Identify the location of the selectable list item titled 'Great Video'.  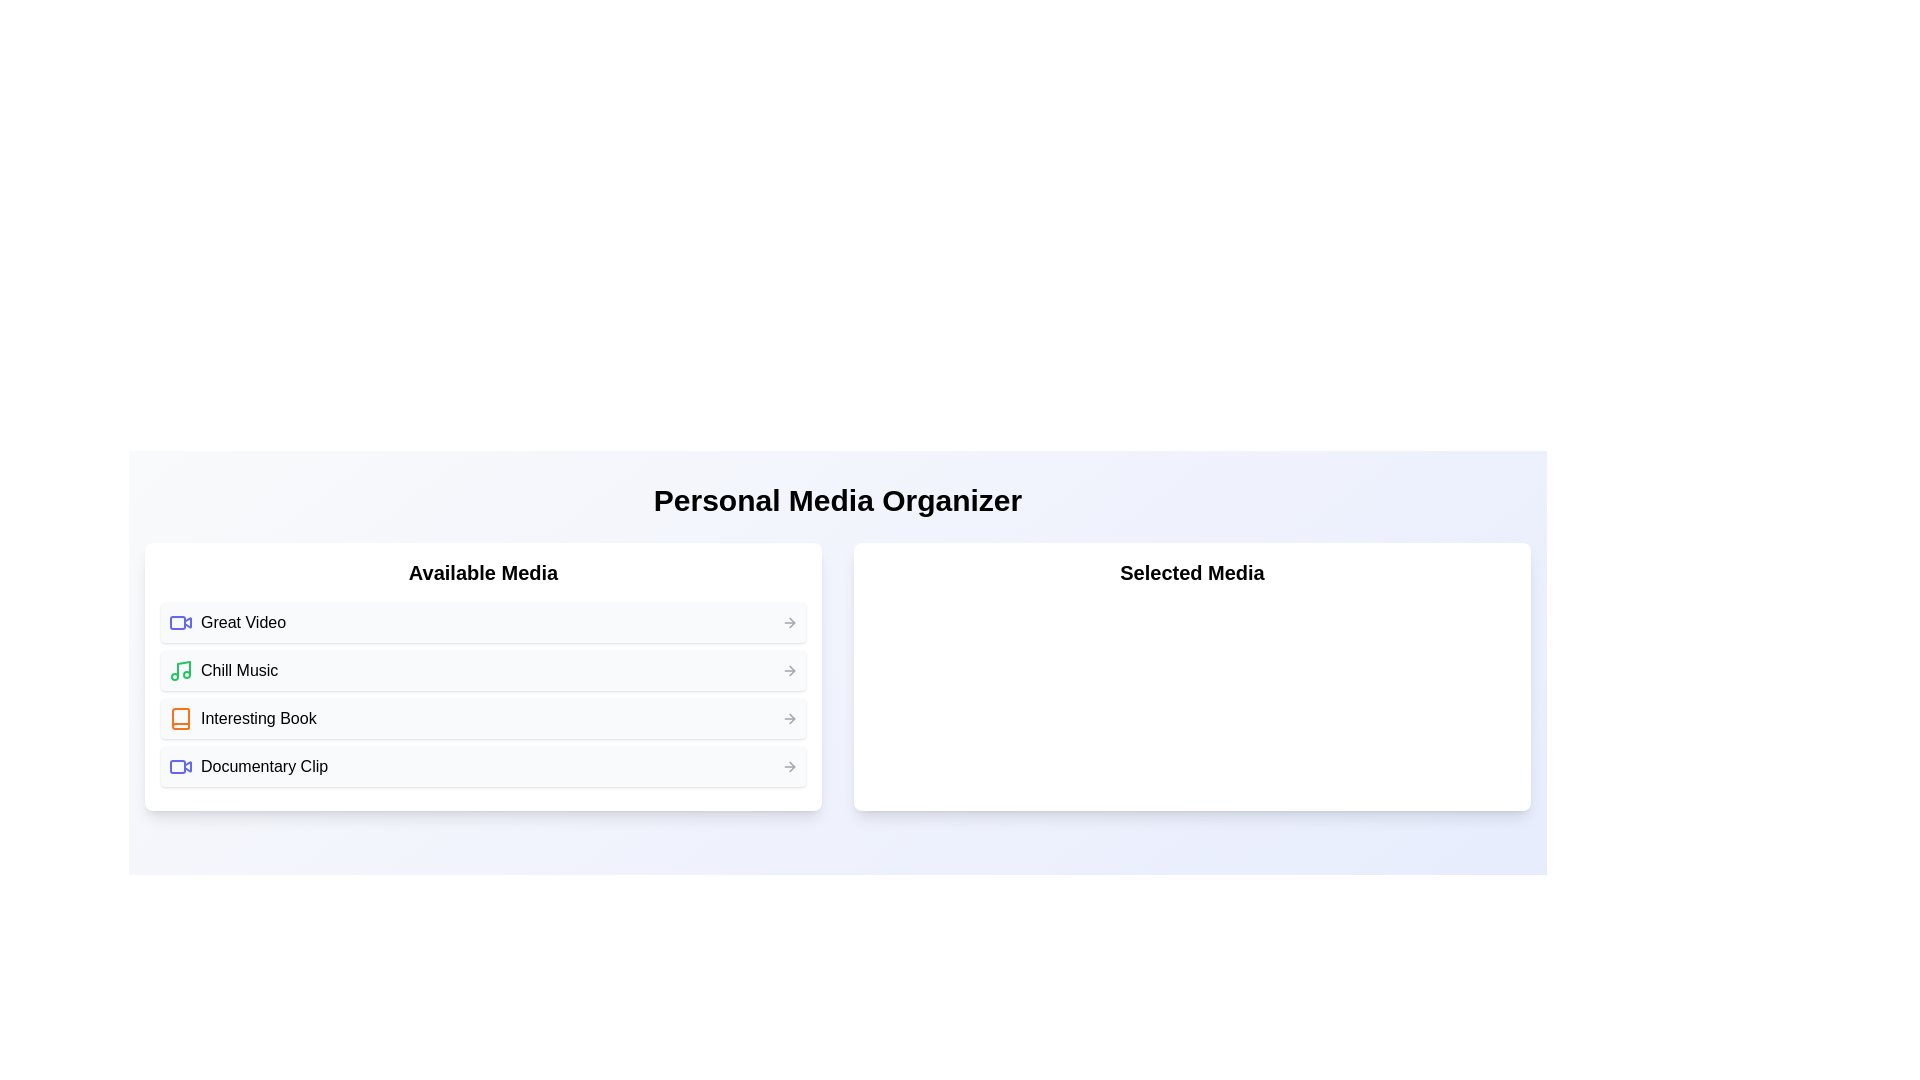
(227, 622).